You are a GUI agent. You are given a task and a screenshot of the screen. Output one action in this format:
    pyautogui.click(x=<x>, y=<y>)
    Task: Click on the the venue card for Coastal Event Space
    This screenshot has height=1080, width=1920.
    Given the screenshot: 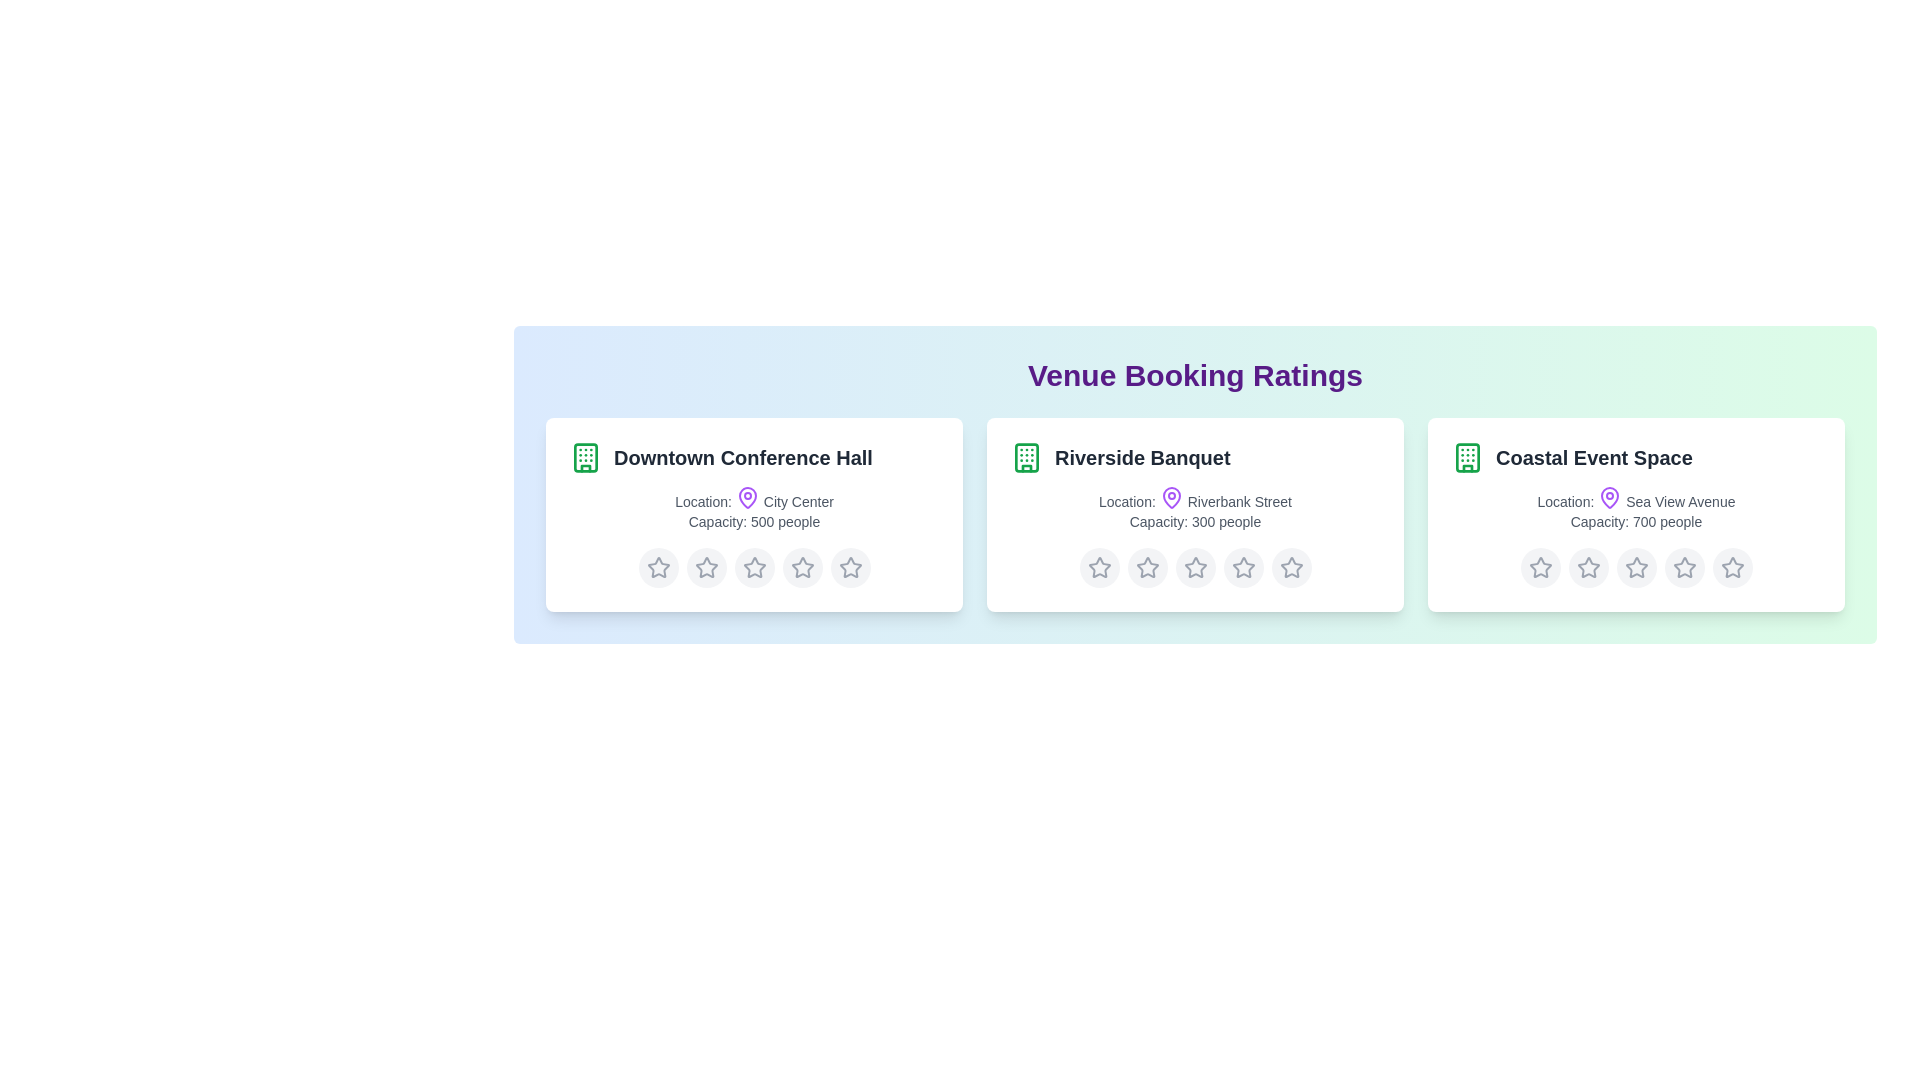 What is the action you would take?
    pyautogui.click(x=1636, y=514)
    